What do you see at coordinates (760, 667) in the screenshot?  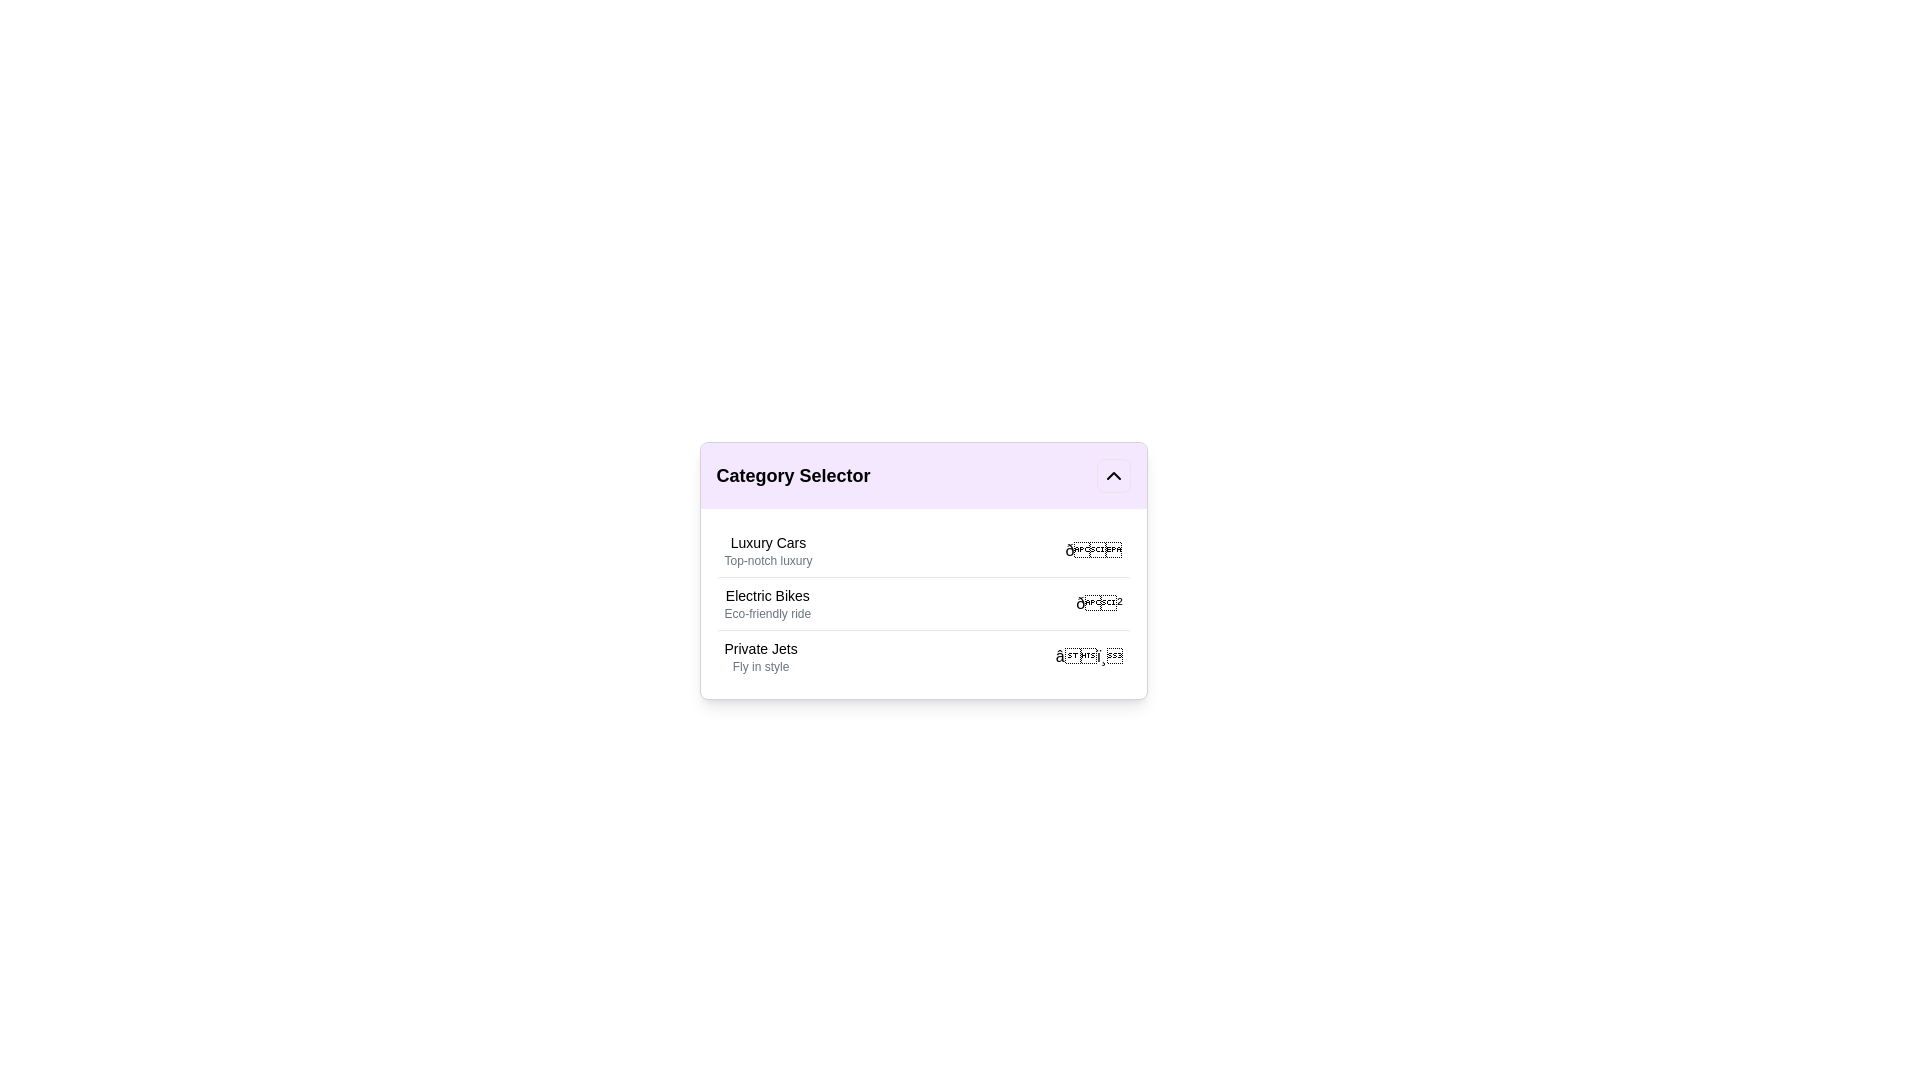 I see `the descriptive text label located below 'Private Jets' in the 'Category Selector' section` at bounding box center [760, 667].